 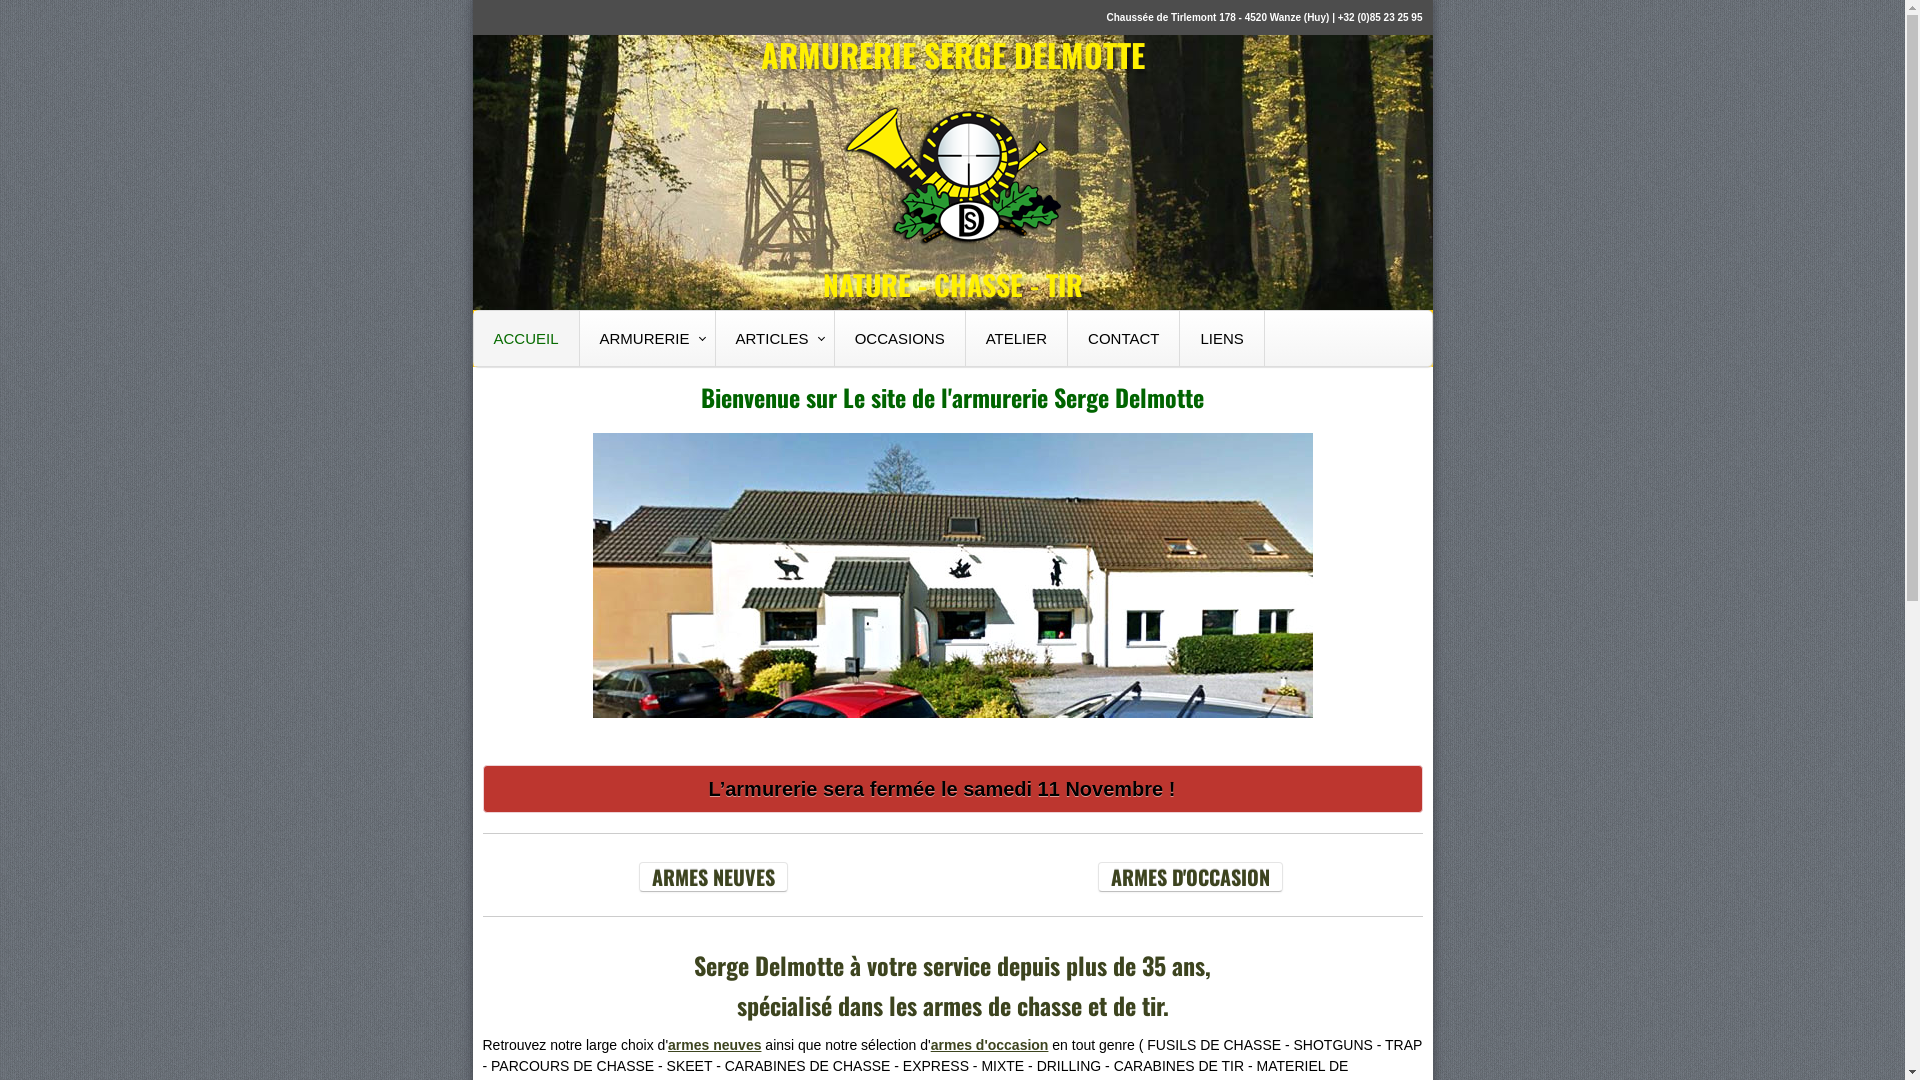 What do you see at coordinates (714, 1044) in the screenshot?
I see `'armes neuves'` at bounding box center [714, 1044].